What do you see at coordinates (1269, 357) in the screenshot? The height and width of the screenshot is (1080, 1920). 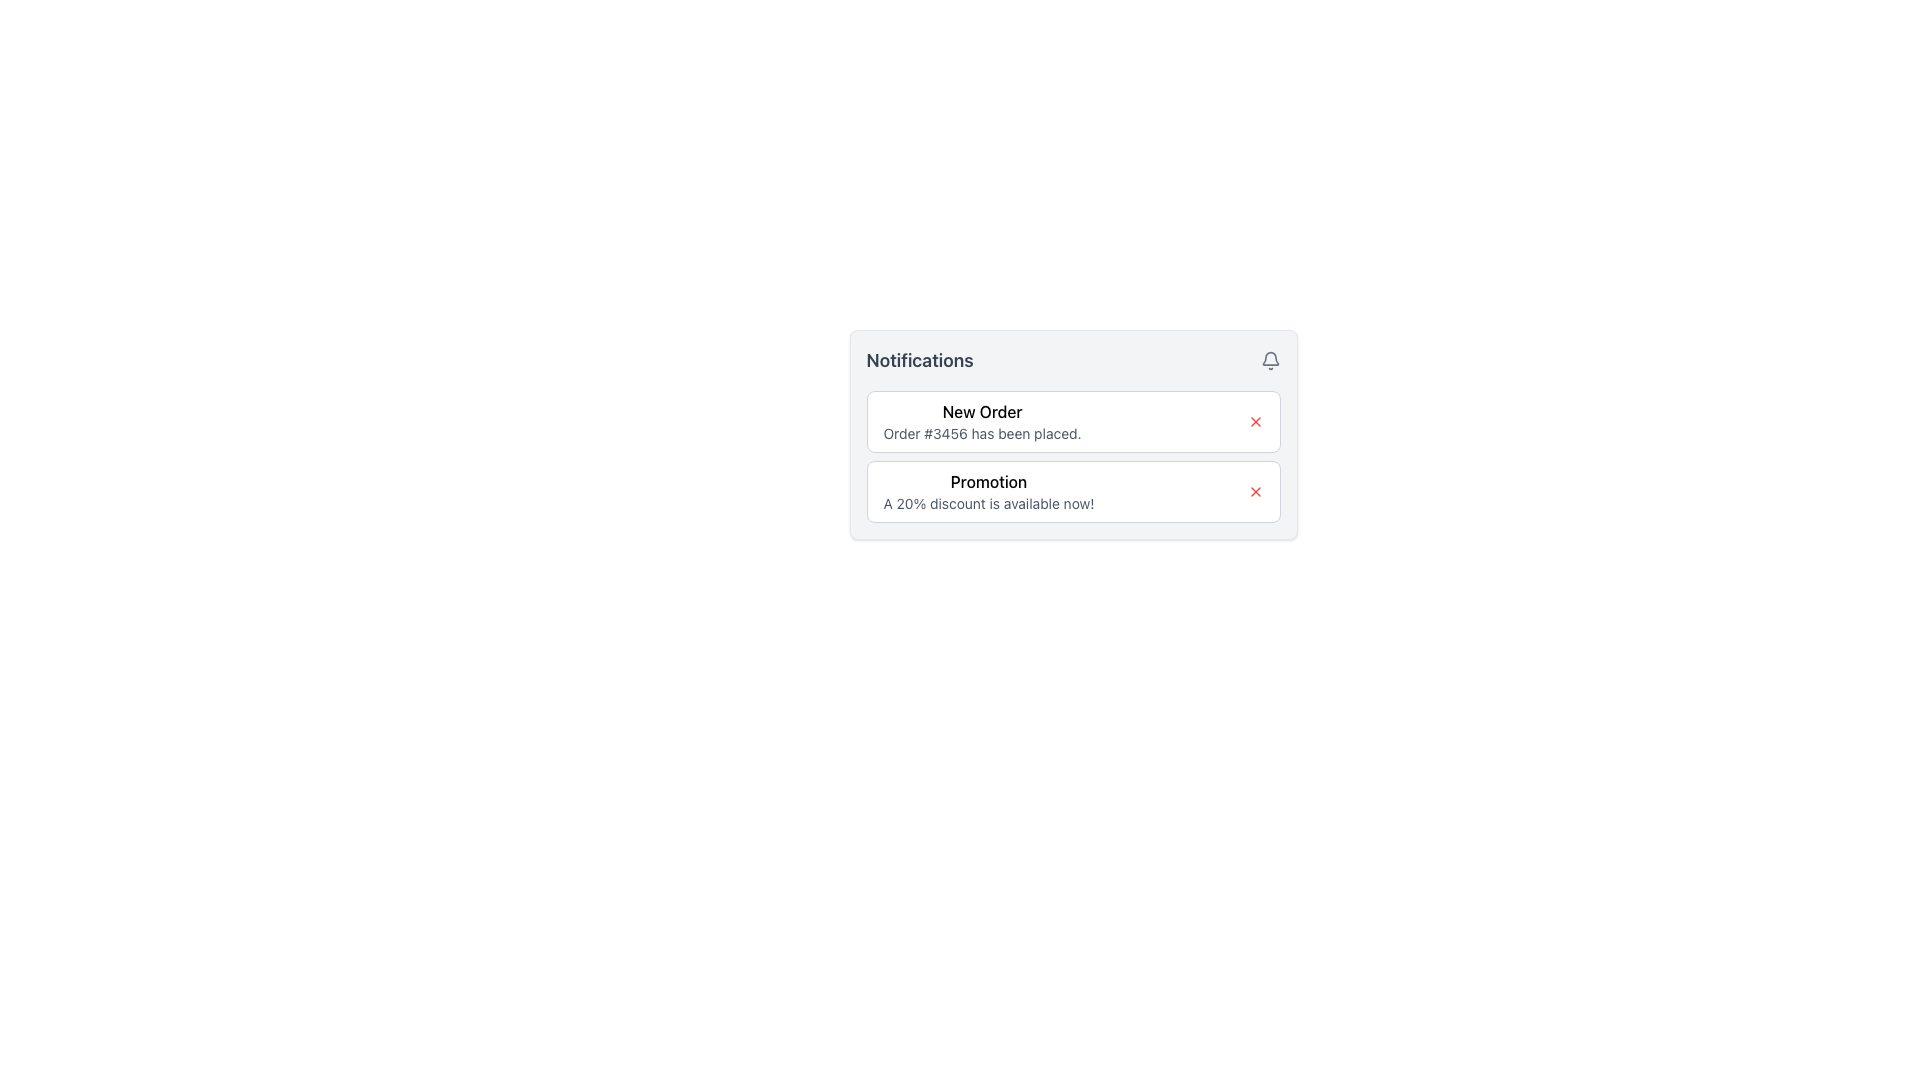 I see `the bell-shaped notification icon located in the top-right corner of the notification panel, which features a curved, hollow outline representing the bell's contour` at bounding box center [1269, 357].